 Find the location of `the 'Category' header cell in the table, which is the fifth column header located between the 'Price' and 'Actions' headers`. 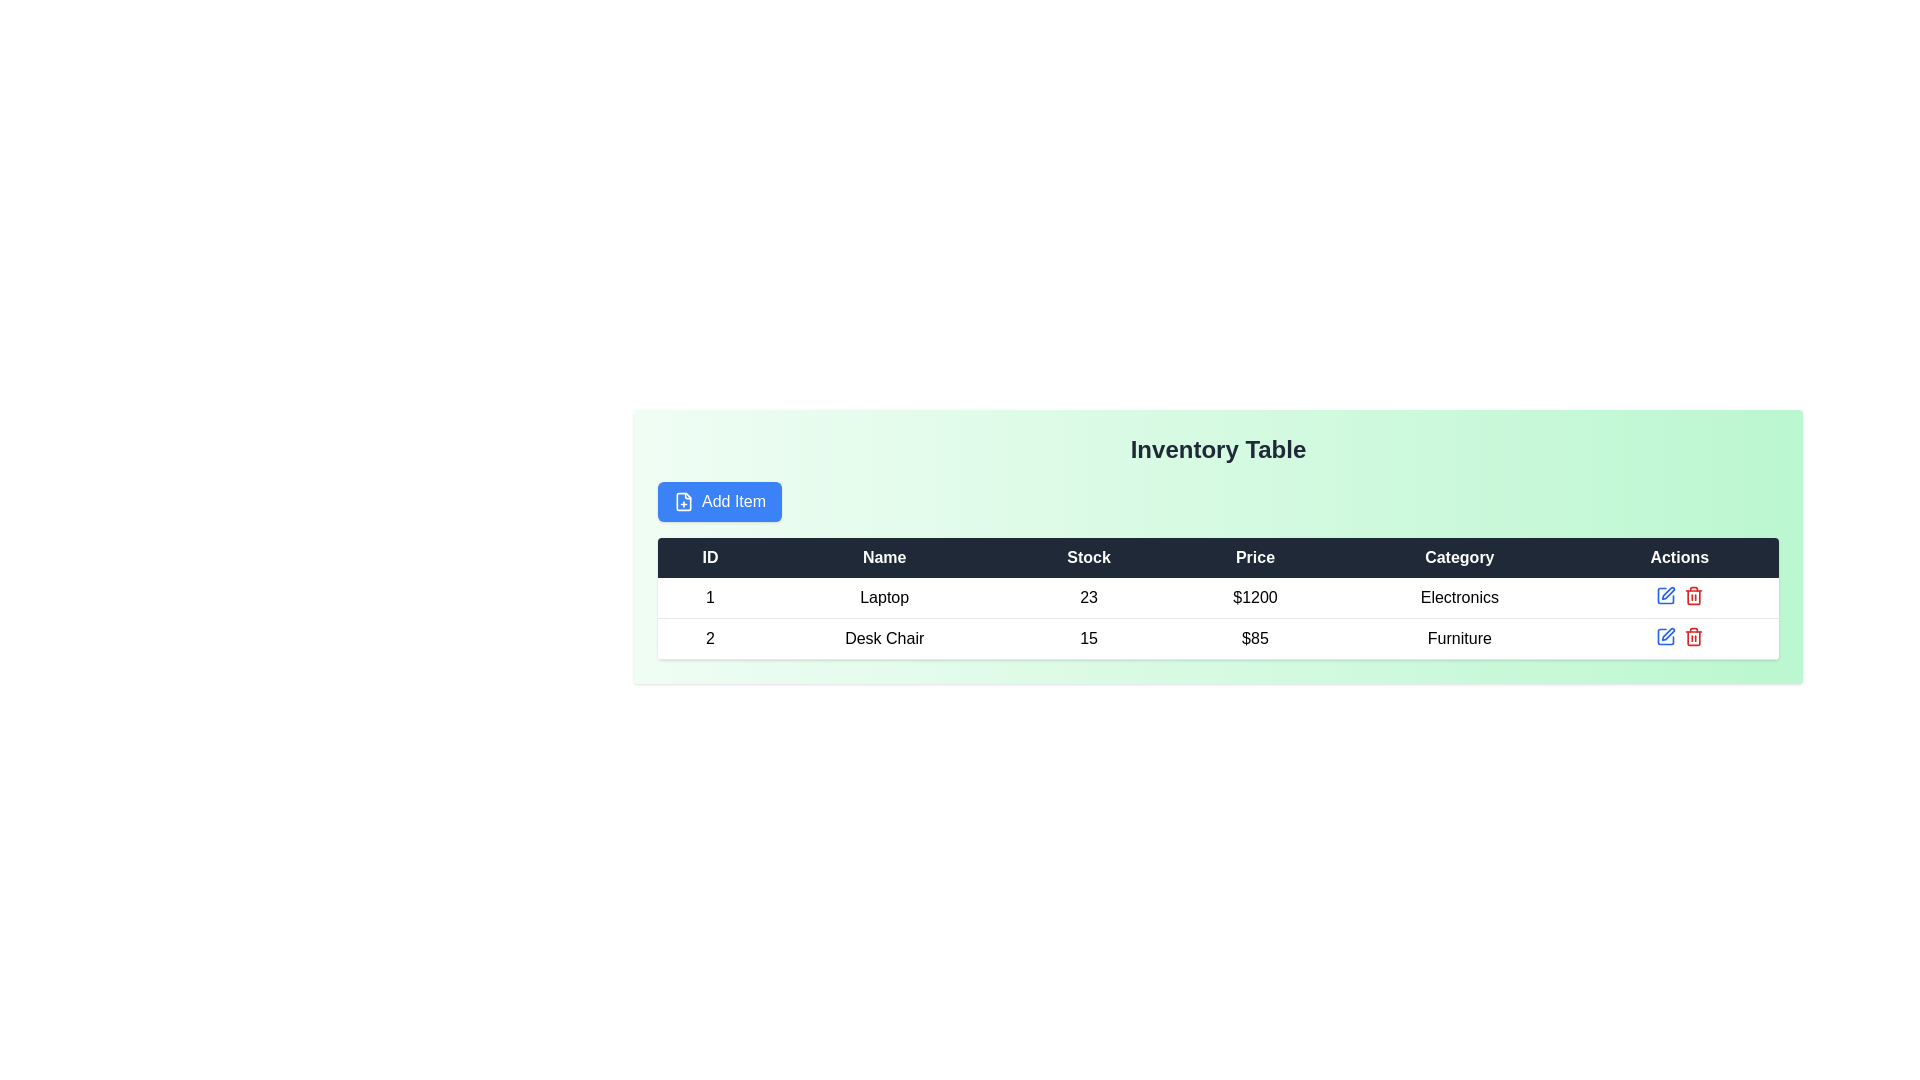

the 'Category' header cell in the table, which is the fifth column header located between the 'Price' and 'Actions' headers is located at coordinates (1459, 558).